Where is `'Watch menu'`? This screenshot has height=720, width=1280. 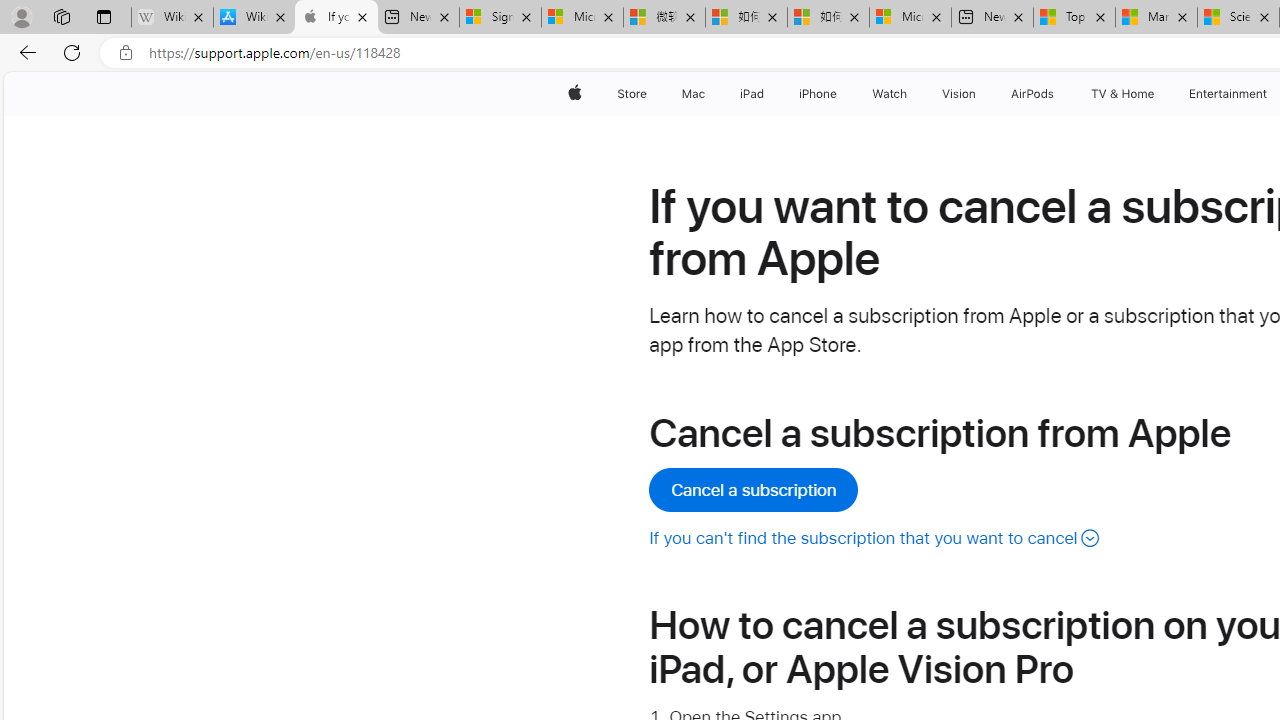
'Watch menu' is located at coordinates (910, 93).